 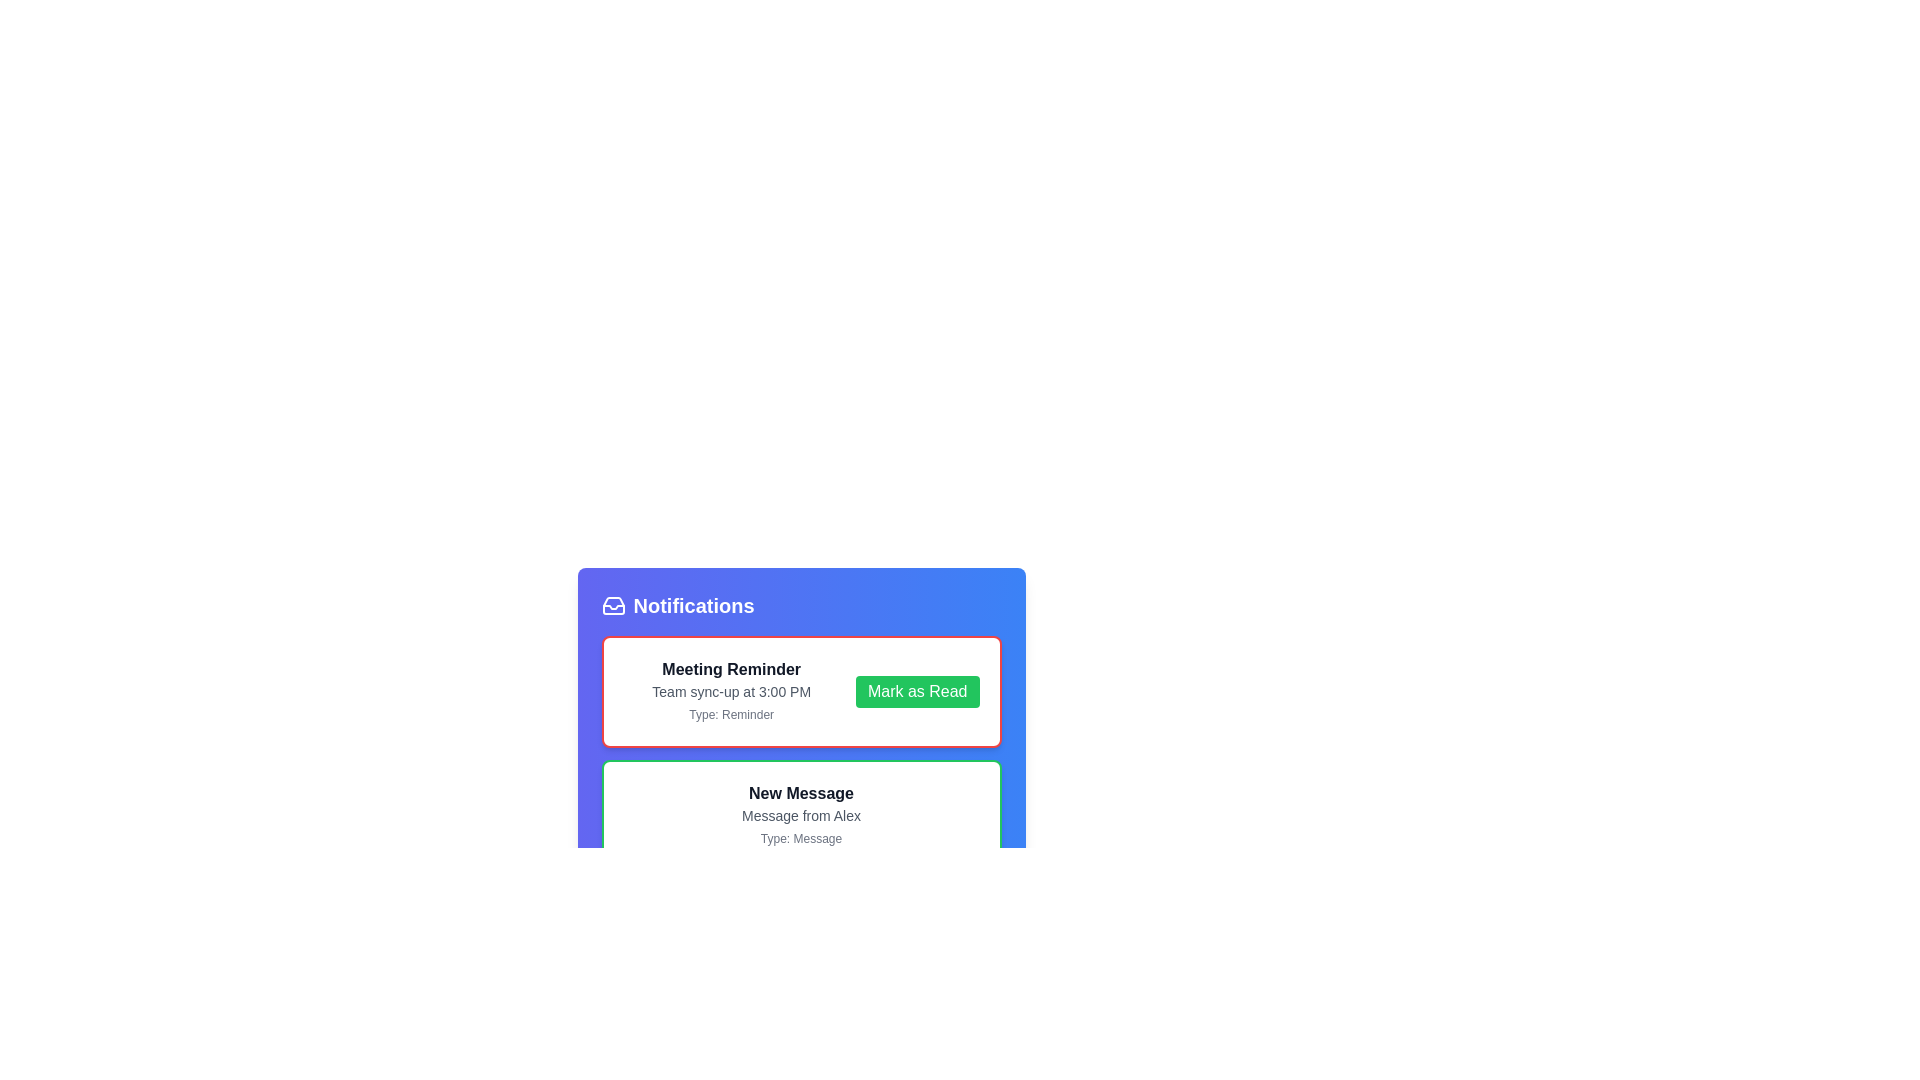 What do you see at coordinates (801, 793) in the screenshot?
I see `text label that serves as the header or title for the notification, which is centrally located below the 'Meeting Reminder' notification` at bounding box center [801, 793].